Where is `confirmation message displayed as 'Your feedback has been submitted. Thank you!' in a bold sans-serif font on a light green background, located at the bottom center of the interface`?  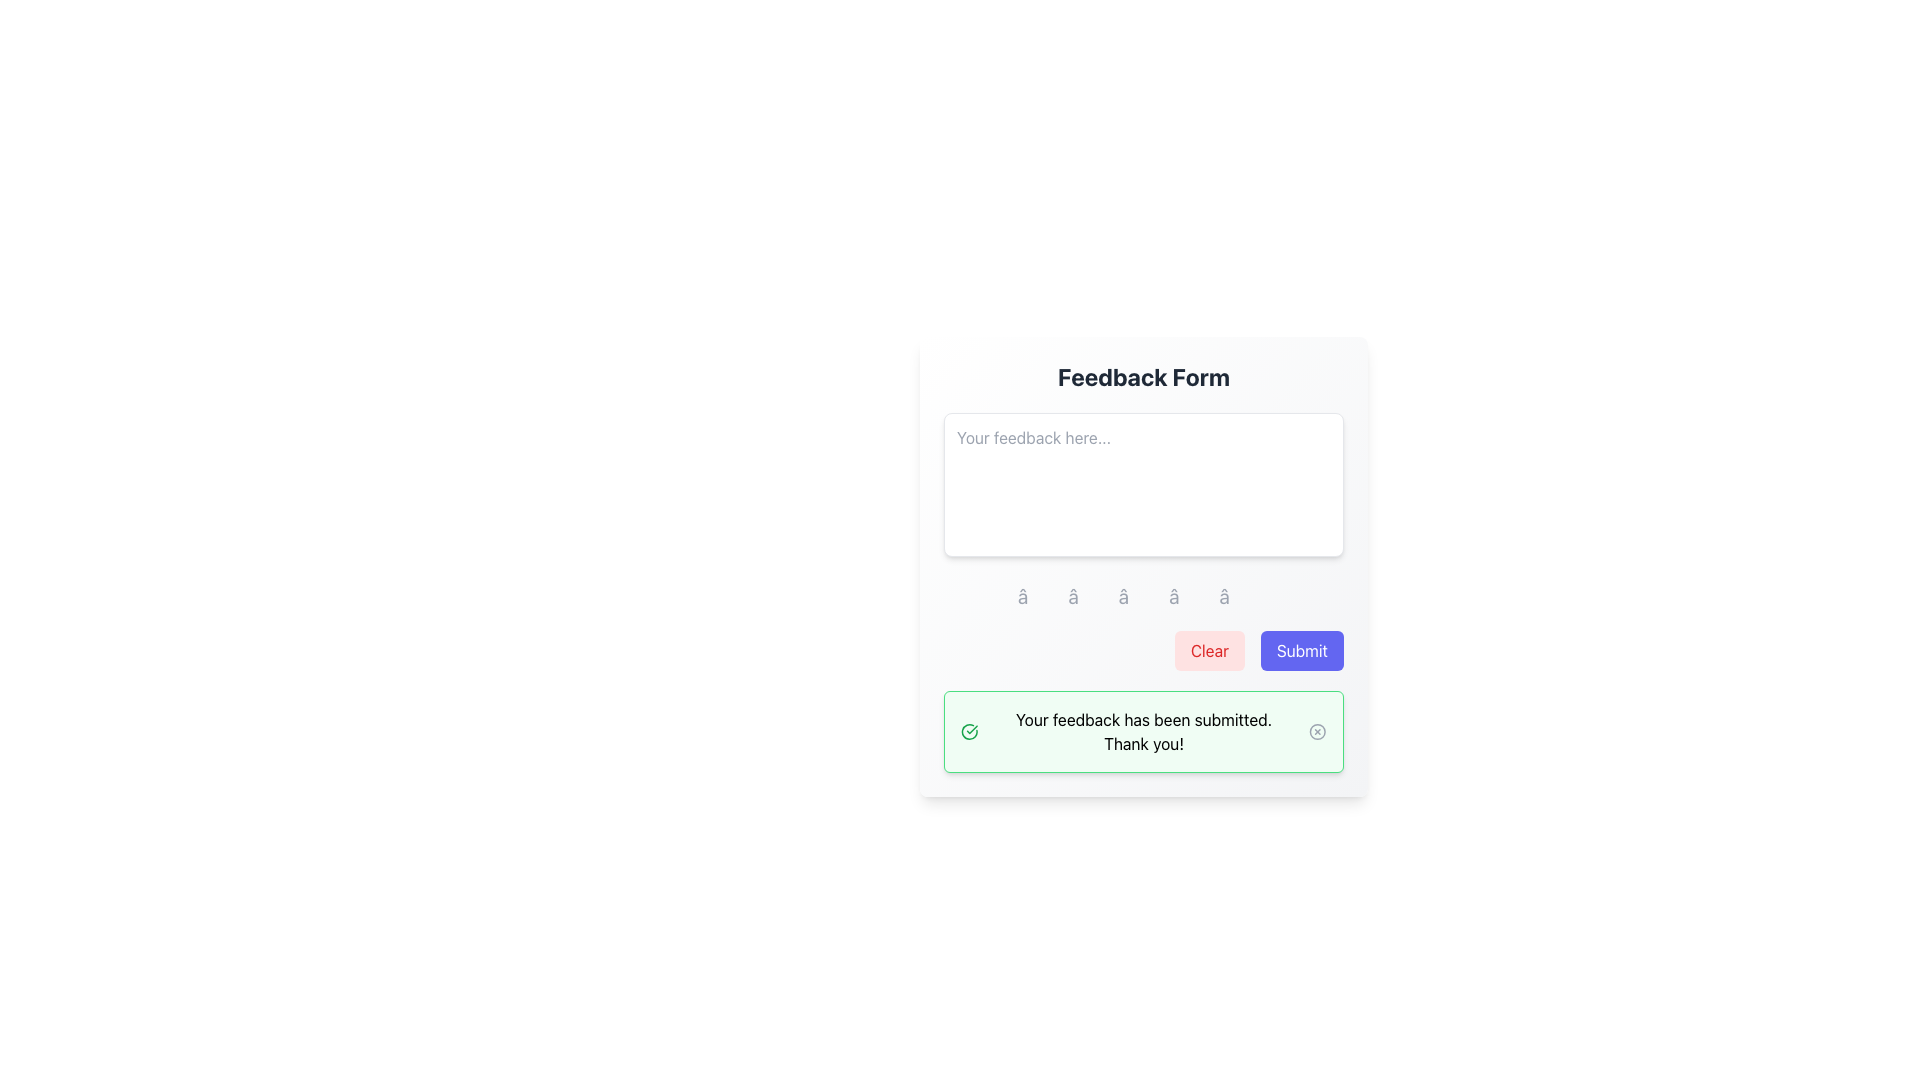 confirmation message displayed as 'Your feedback has been submitted. Thank you!' in a bold sans-serif font on a light green background, located at the bottom center of the interface is located at coordinates (1143, 732).